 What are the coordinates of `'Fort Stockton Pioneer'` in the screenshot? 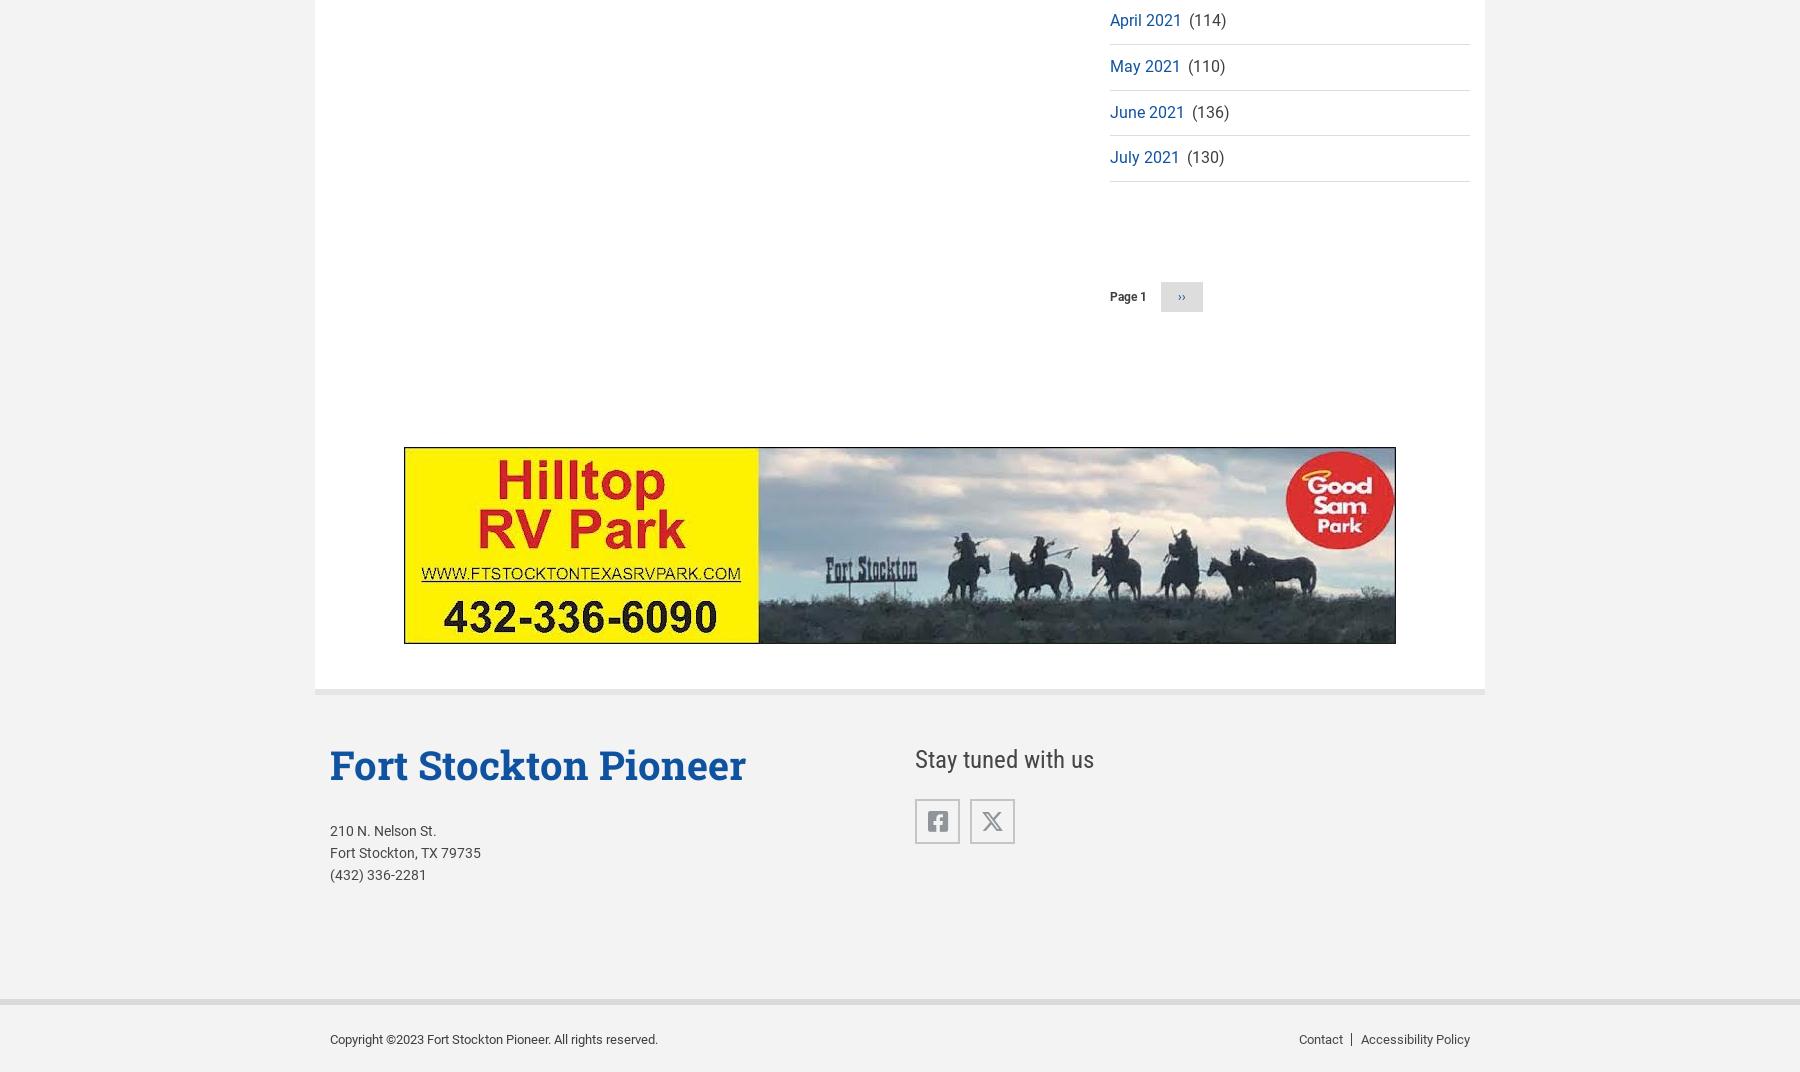 It's located at (537, 764).